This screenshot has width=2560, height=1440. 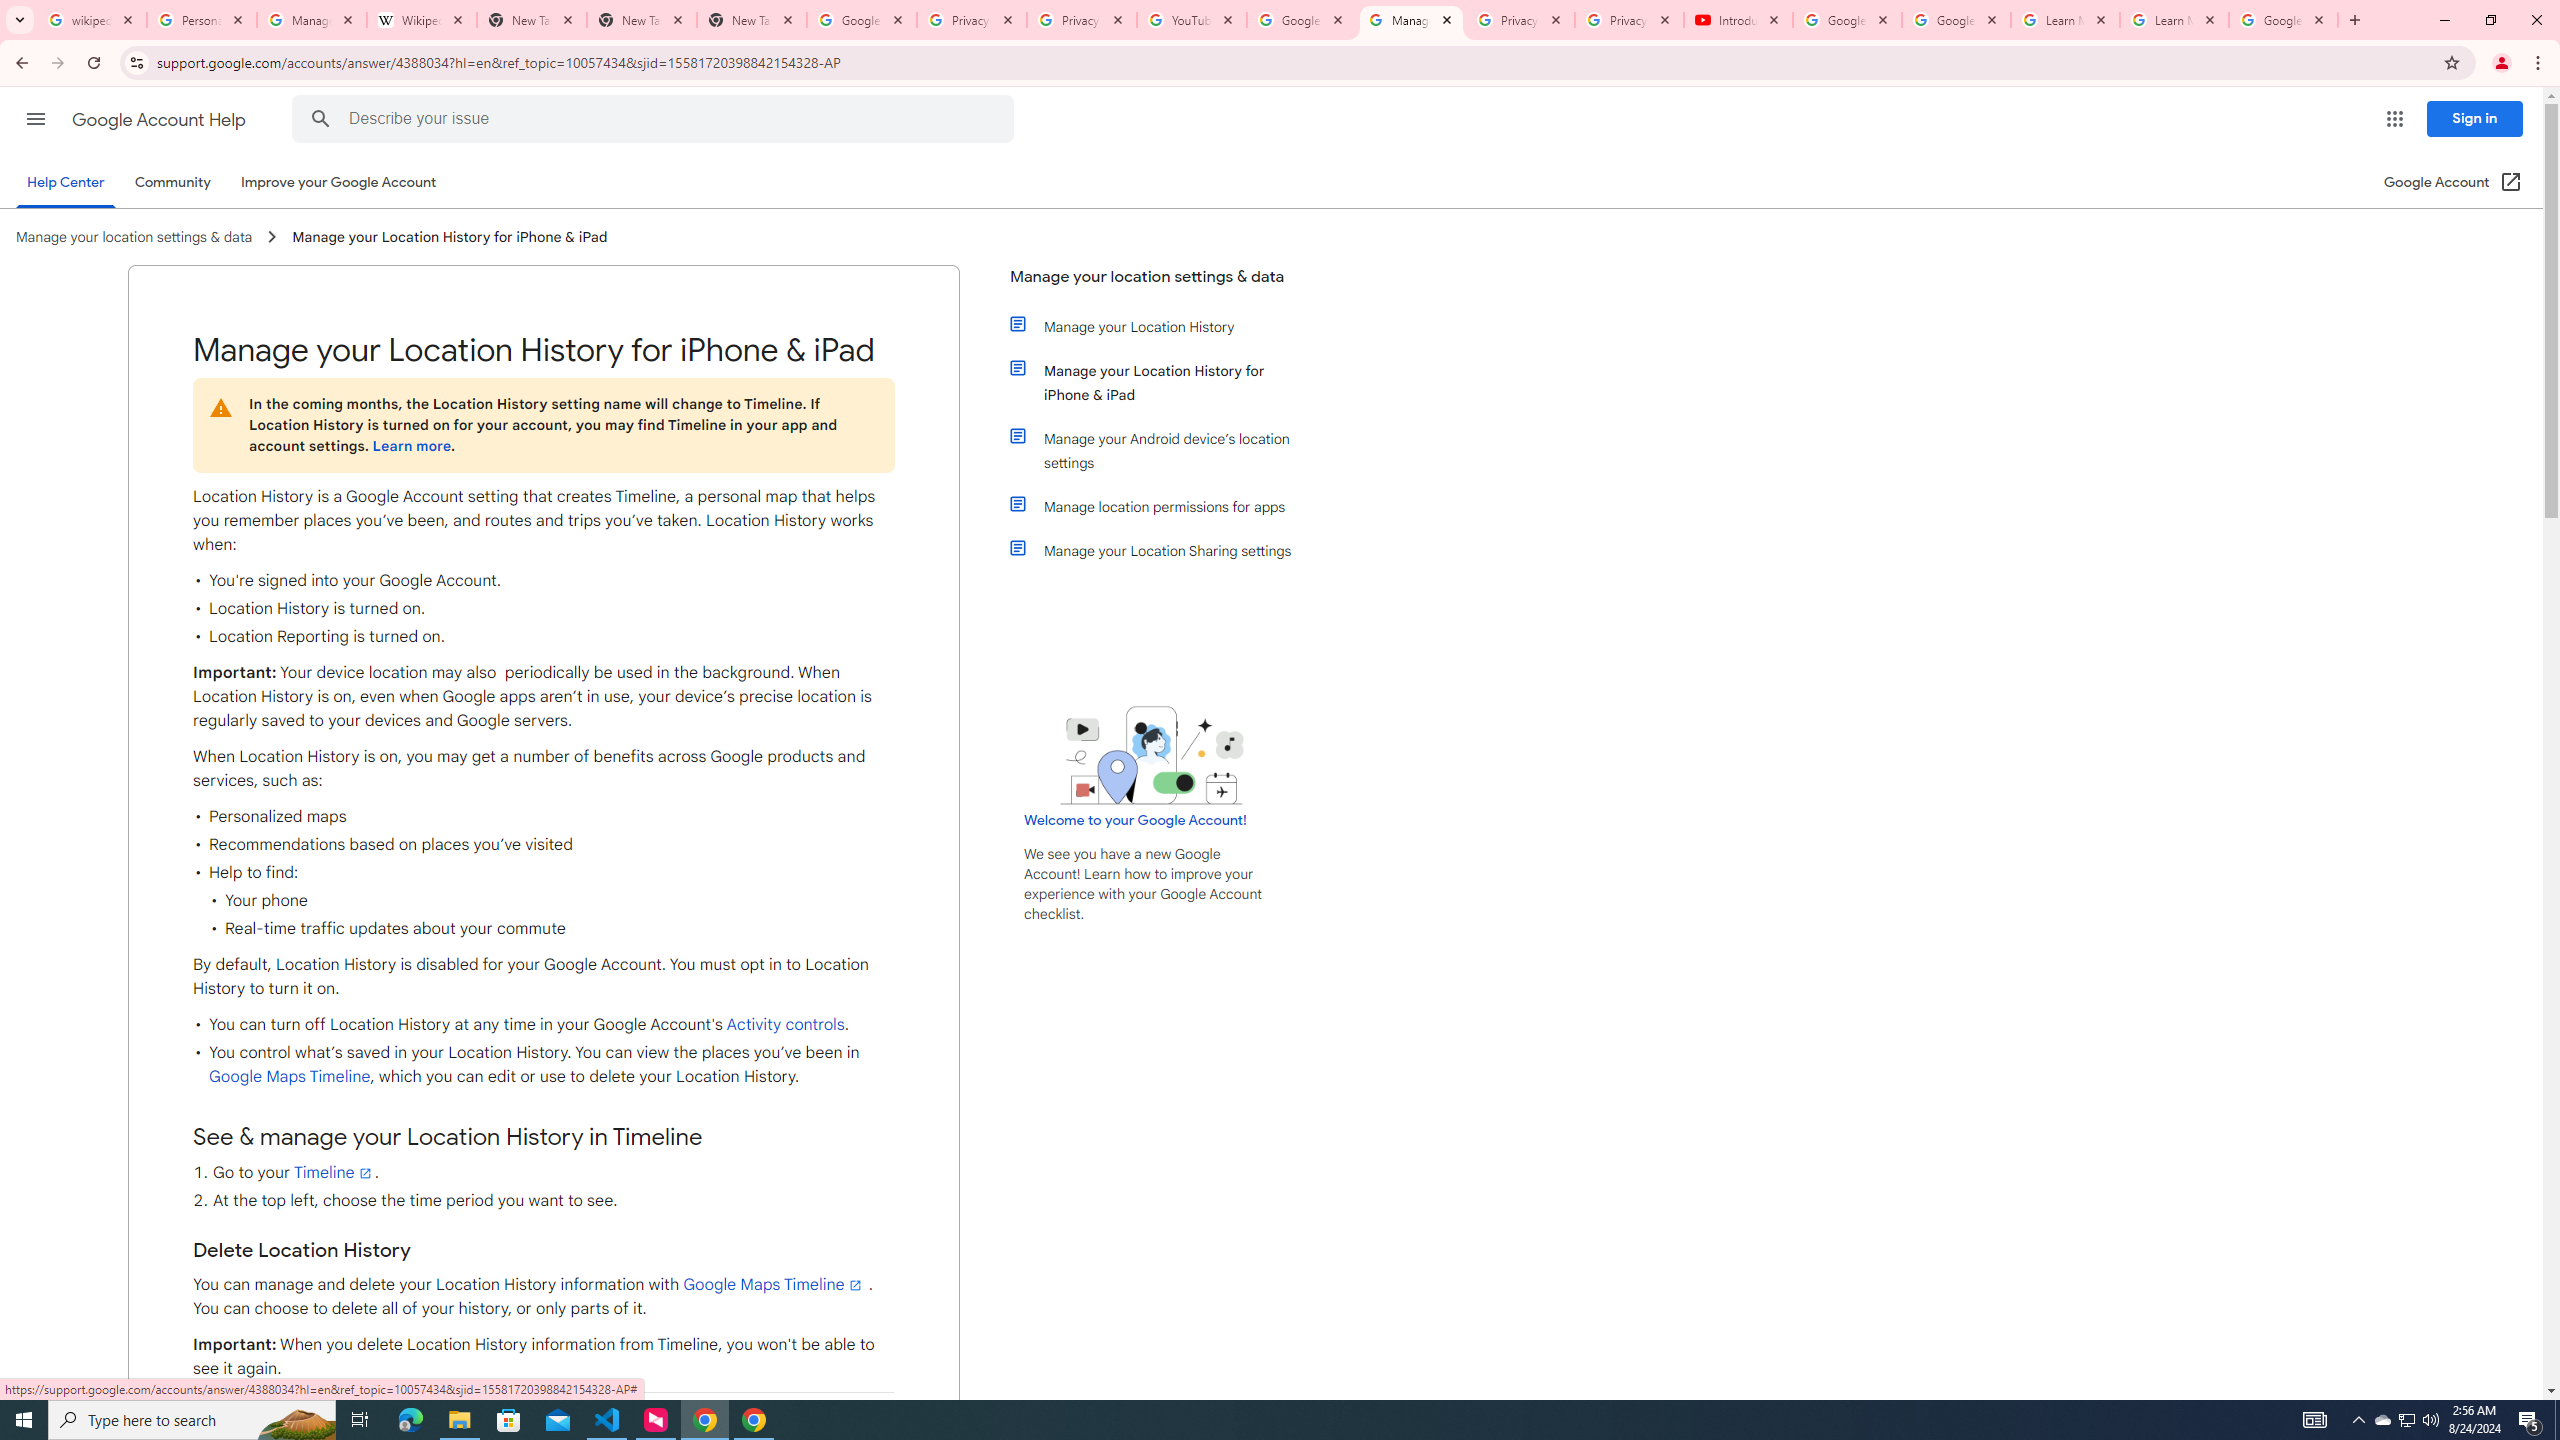 I want to click on 'Manage your Location History', so click(x=1162, y=325).